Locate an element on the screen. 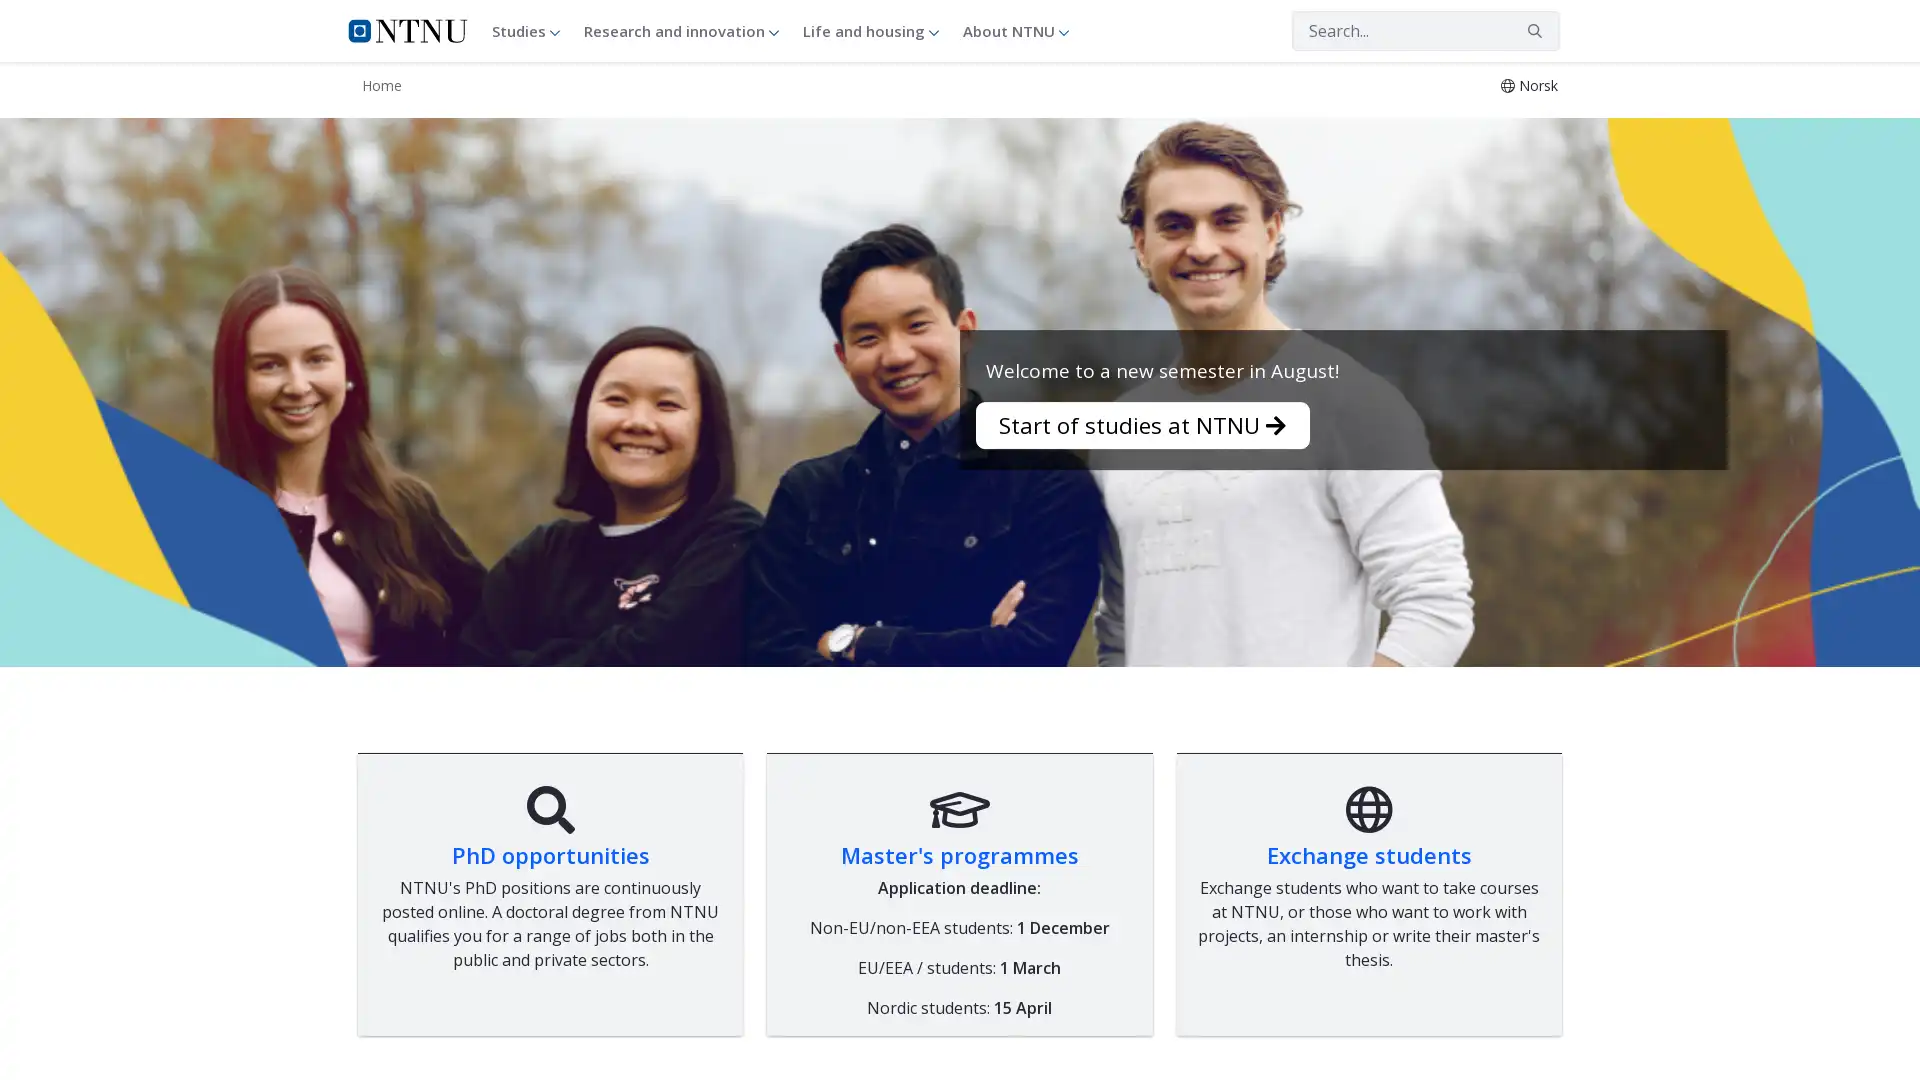 The image size is (1920, 1080). Submit is located at coordinates (1534, 30).